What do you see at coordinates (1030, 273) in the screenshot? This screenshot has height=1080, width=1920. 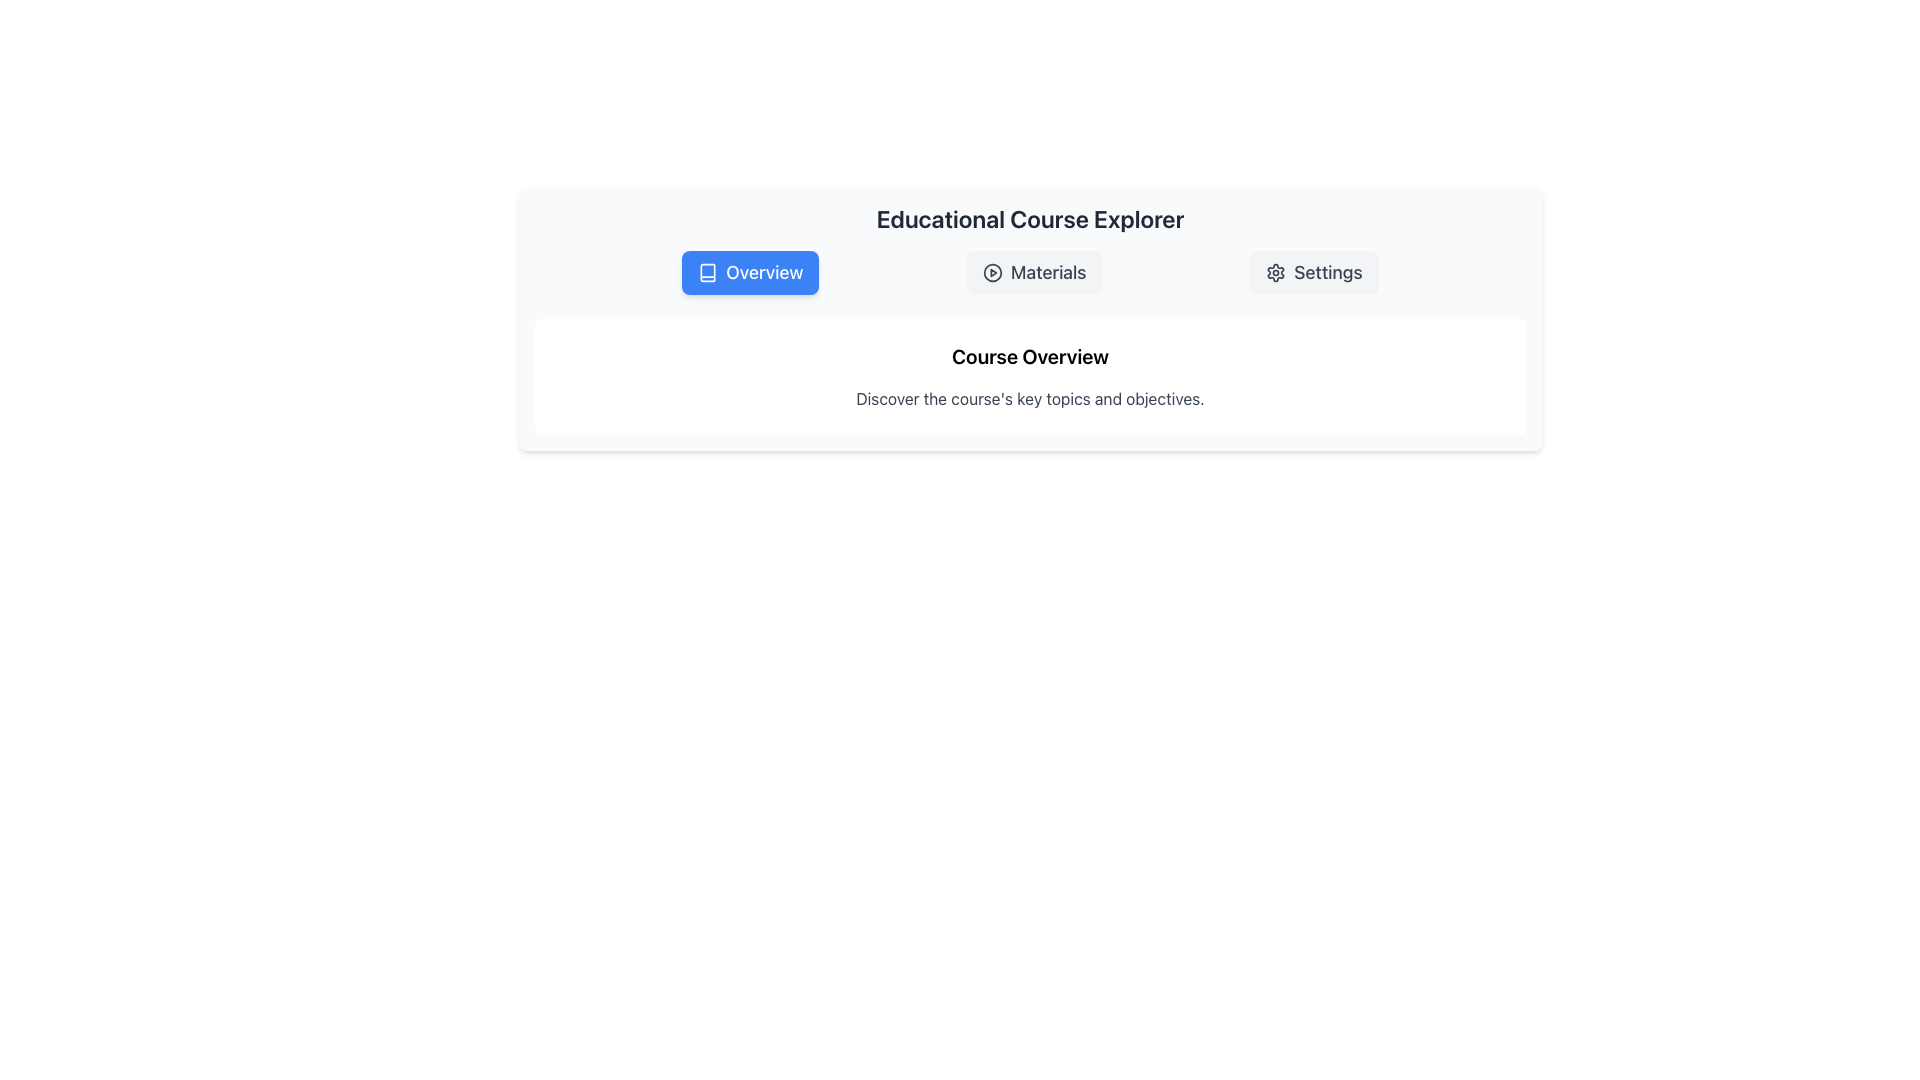 I see `the 'Materials' tab in the Tab Bar of the Educational Course Explorer` at bounding box center [1030, 273].